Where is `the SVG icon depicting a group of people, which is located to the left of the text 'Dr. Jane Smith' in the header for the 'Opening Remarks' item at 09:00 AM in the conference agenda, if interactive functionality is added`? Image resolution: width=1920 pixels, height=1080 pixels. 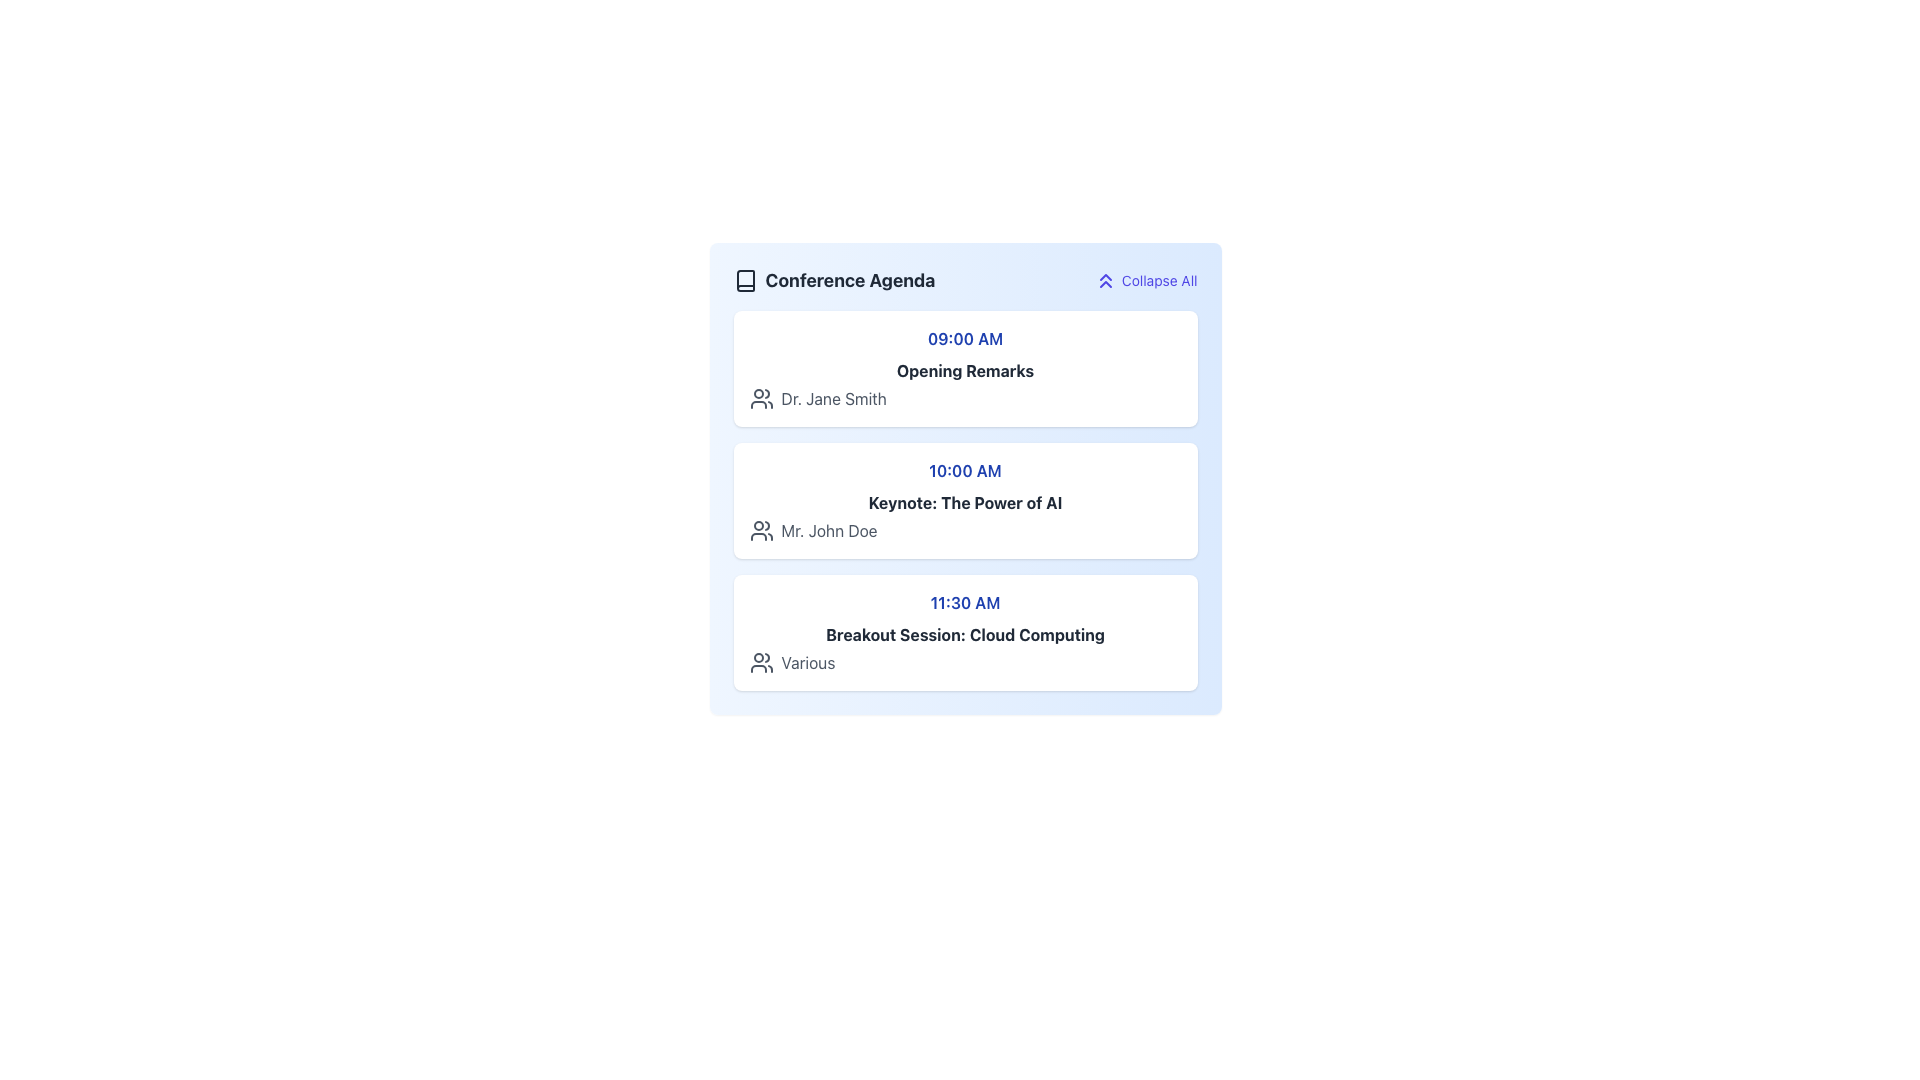 the SVG icon depicting a group of people, which is located to the left of the text 'Dr. Jane Smith' in the header for the 'Opening Remarks' item at 09:00 AM in the conference agenda, if interactive functionality is added is located at coordinates (760, 398).